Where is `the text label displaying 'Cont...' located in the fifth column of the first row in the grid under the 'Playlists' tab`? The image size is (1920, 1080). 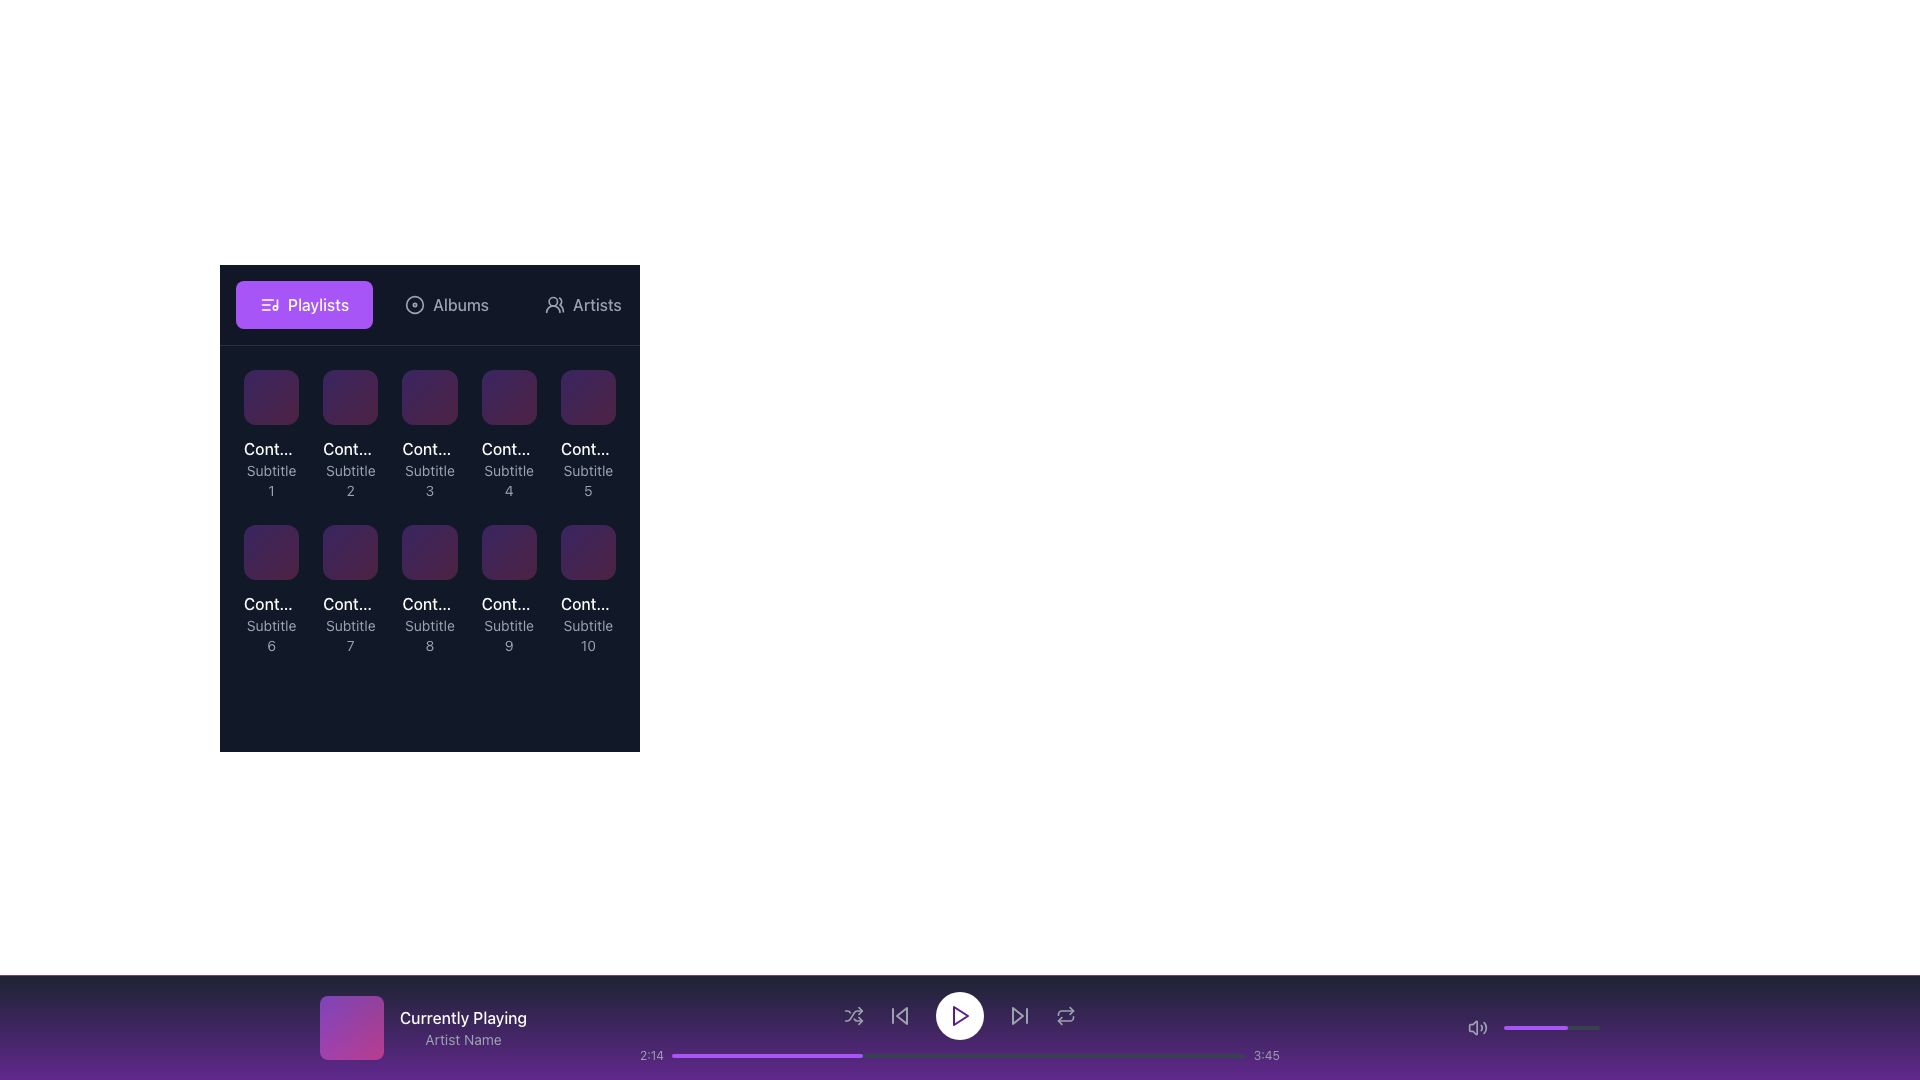 the text label displaying 'Cont...' located in the fifth column of the first row in the grid under the 'Playlists' tab is located at coordinates (587, 448).